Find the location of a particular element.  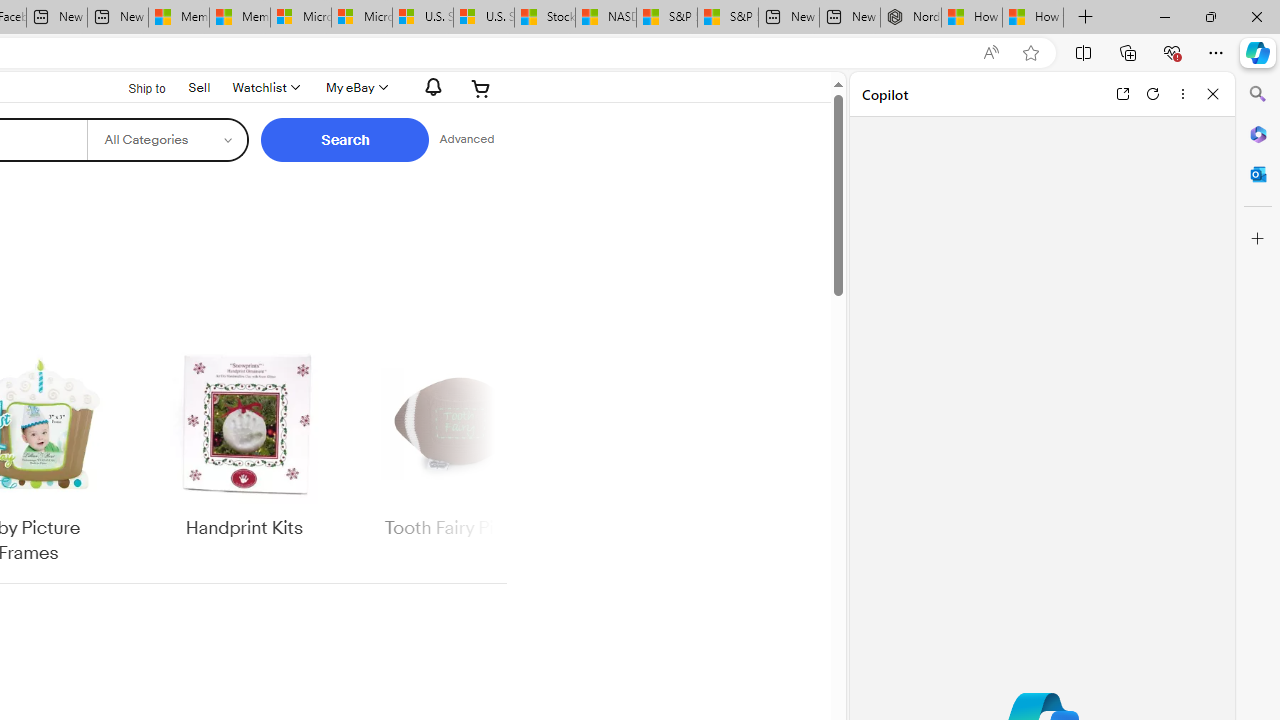

'How to Use a Monitor With Your Closed Laptop' is located at coordinates (1033, 17).